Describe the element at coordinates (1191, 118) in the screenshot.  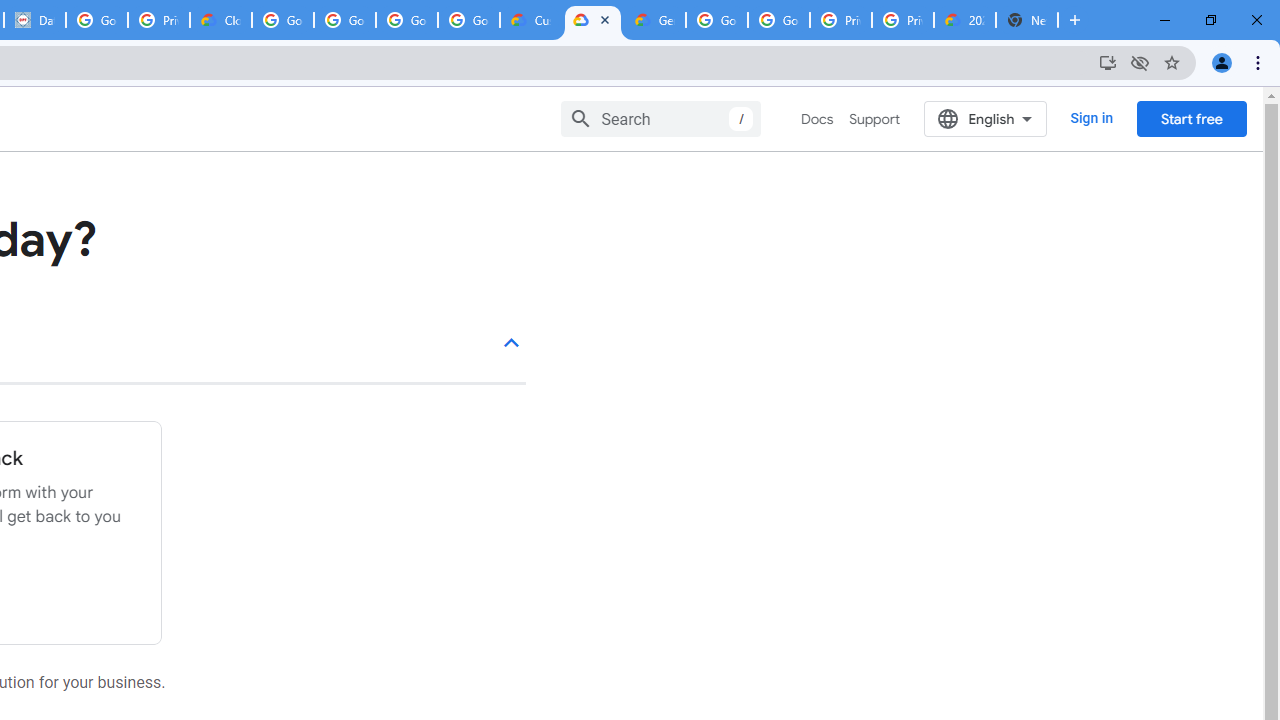
I see `'Start free'` at that location.